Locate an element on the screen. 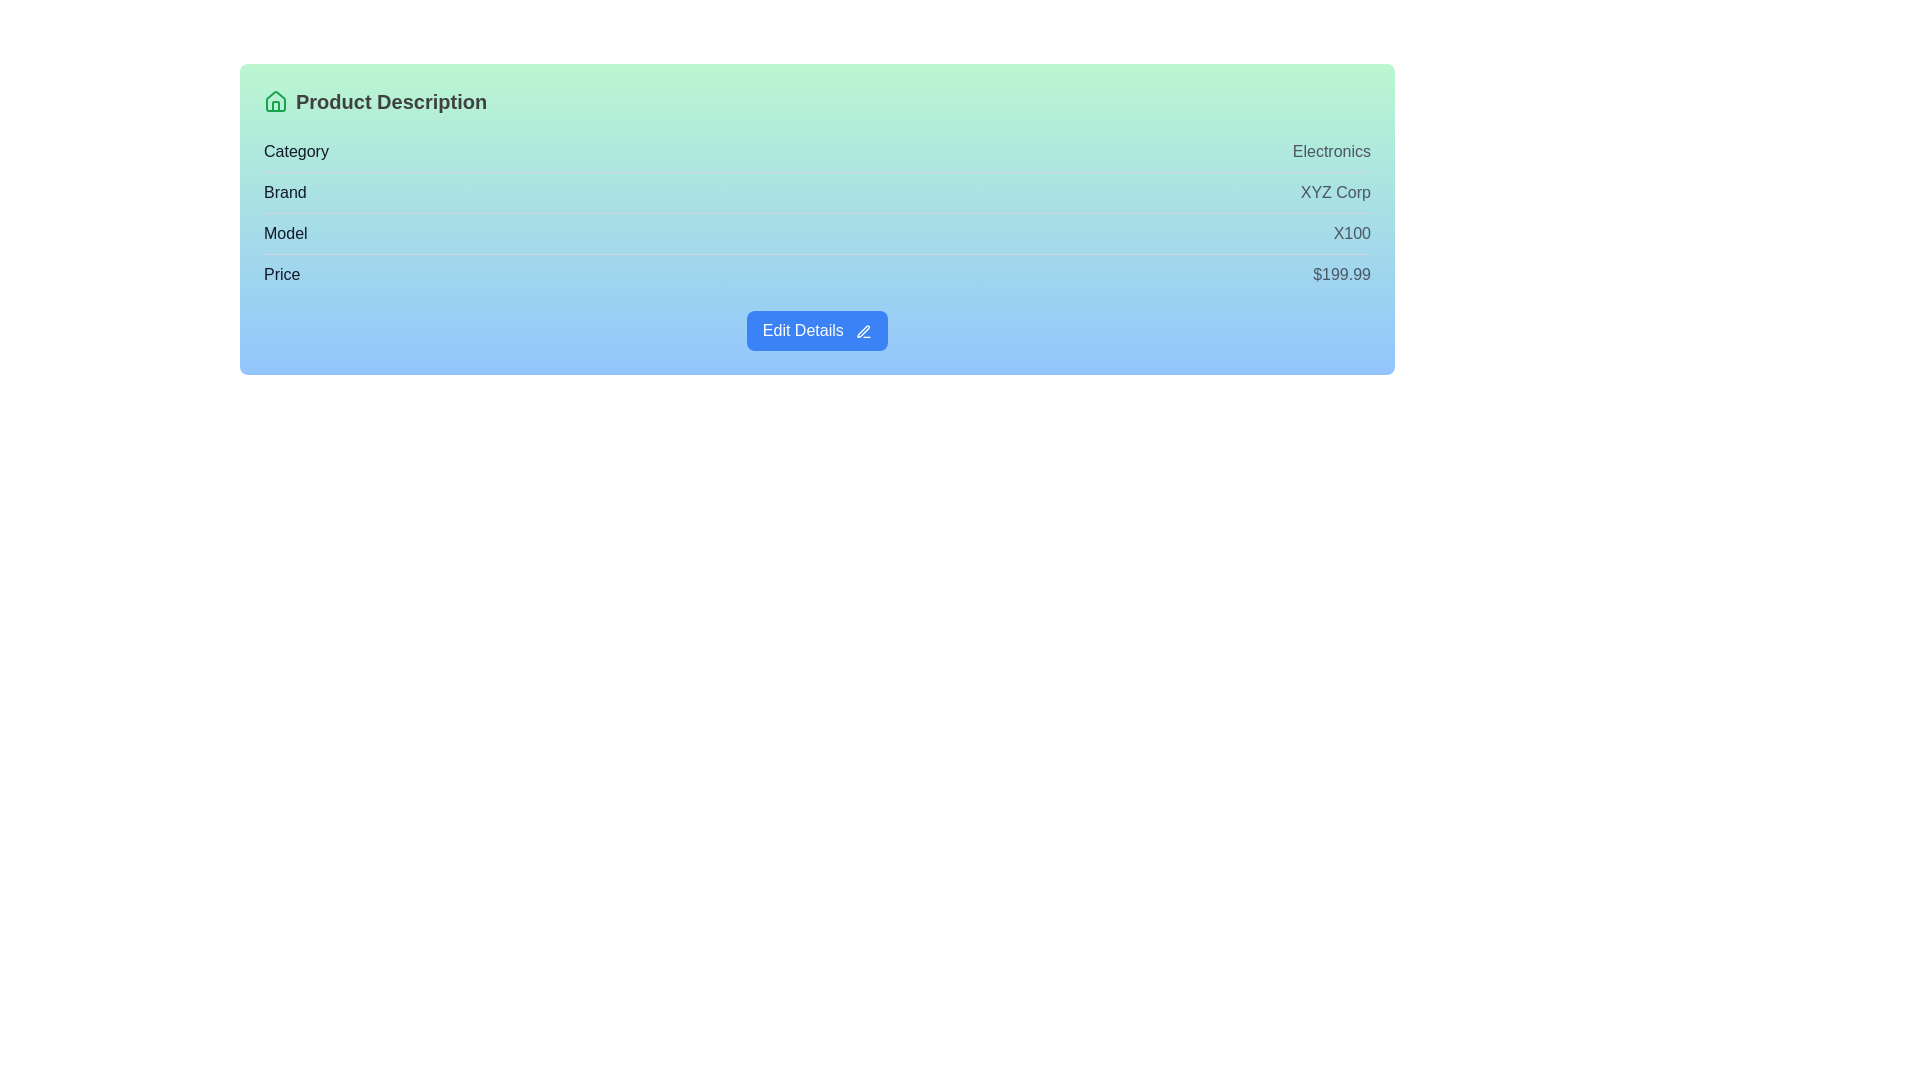 The height and width of the screenshot is (1080, 1920). the 'Electronics' text label, which is styled in gray and positioned to the right of 'Category' in the product description section is located at coordinates (1331, 150).